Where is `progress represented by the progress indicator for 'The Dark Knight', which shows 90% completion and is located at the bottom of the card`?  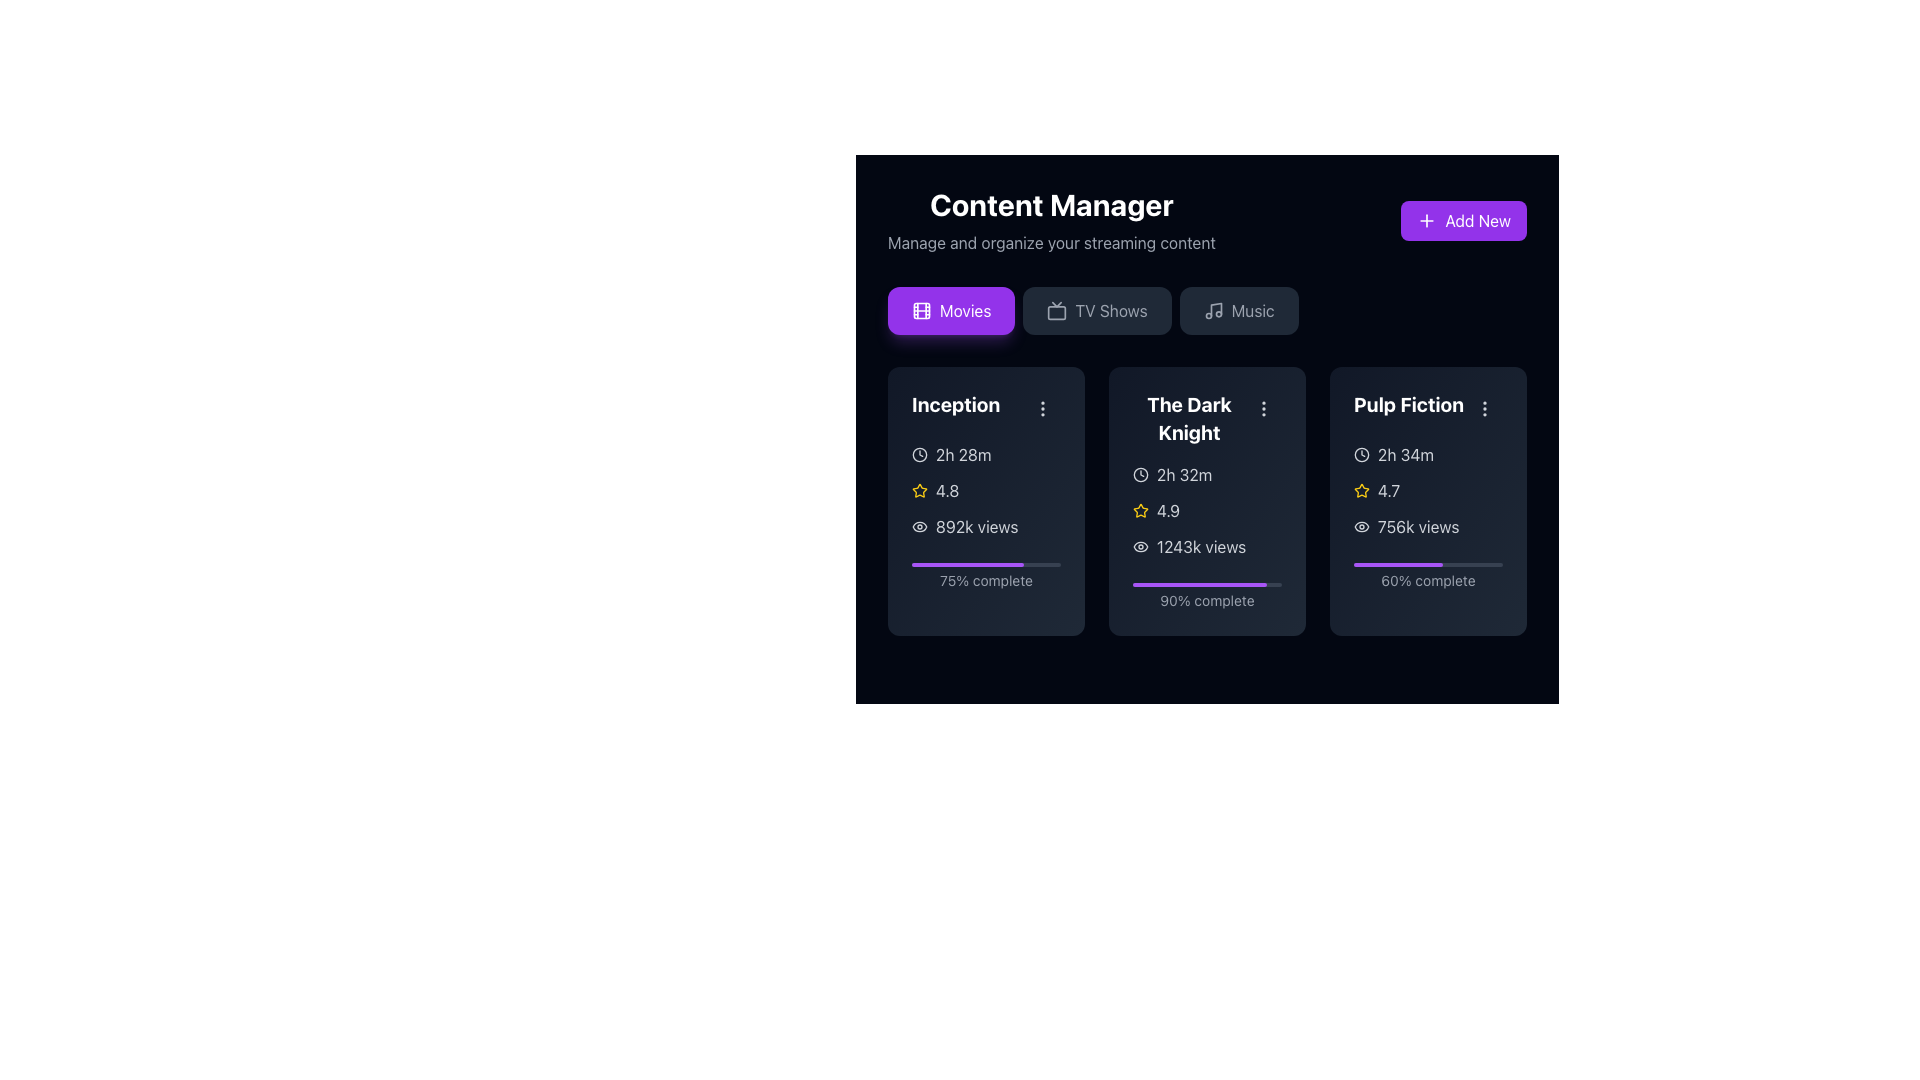 progress represented by the progress indicator for 'The Dark Knight', which shows 90% completion and is located at the bottom of the card is located at coordinates (1206, 592).